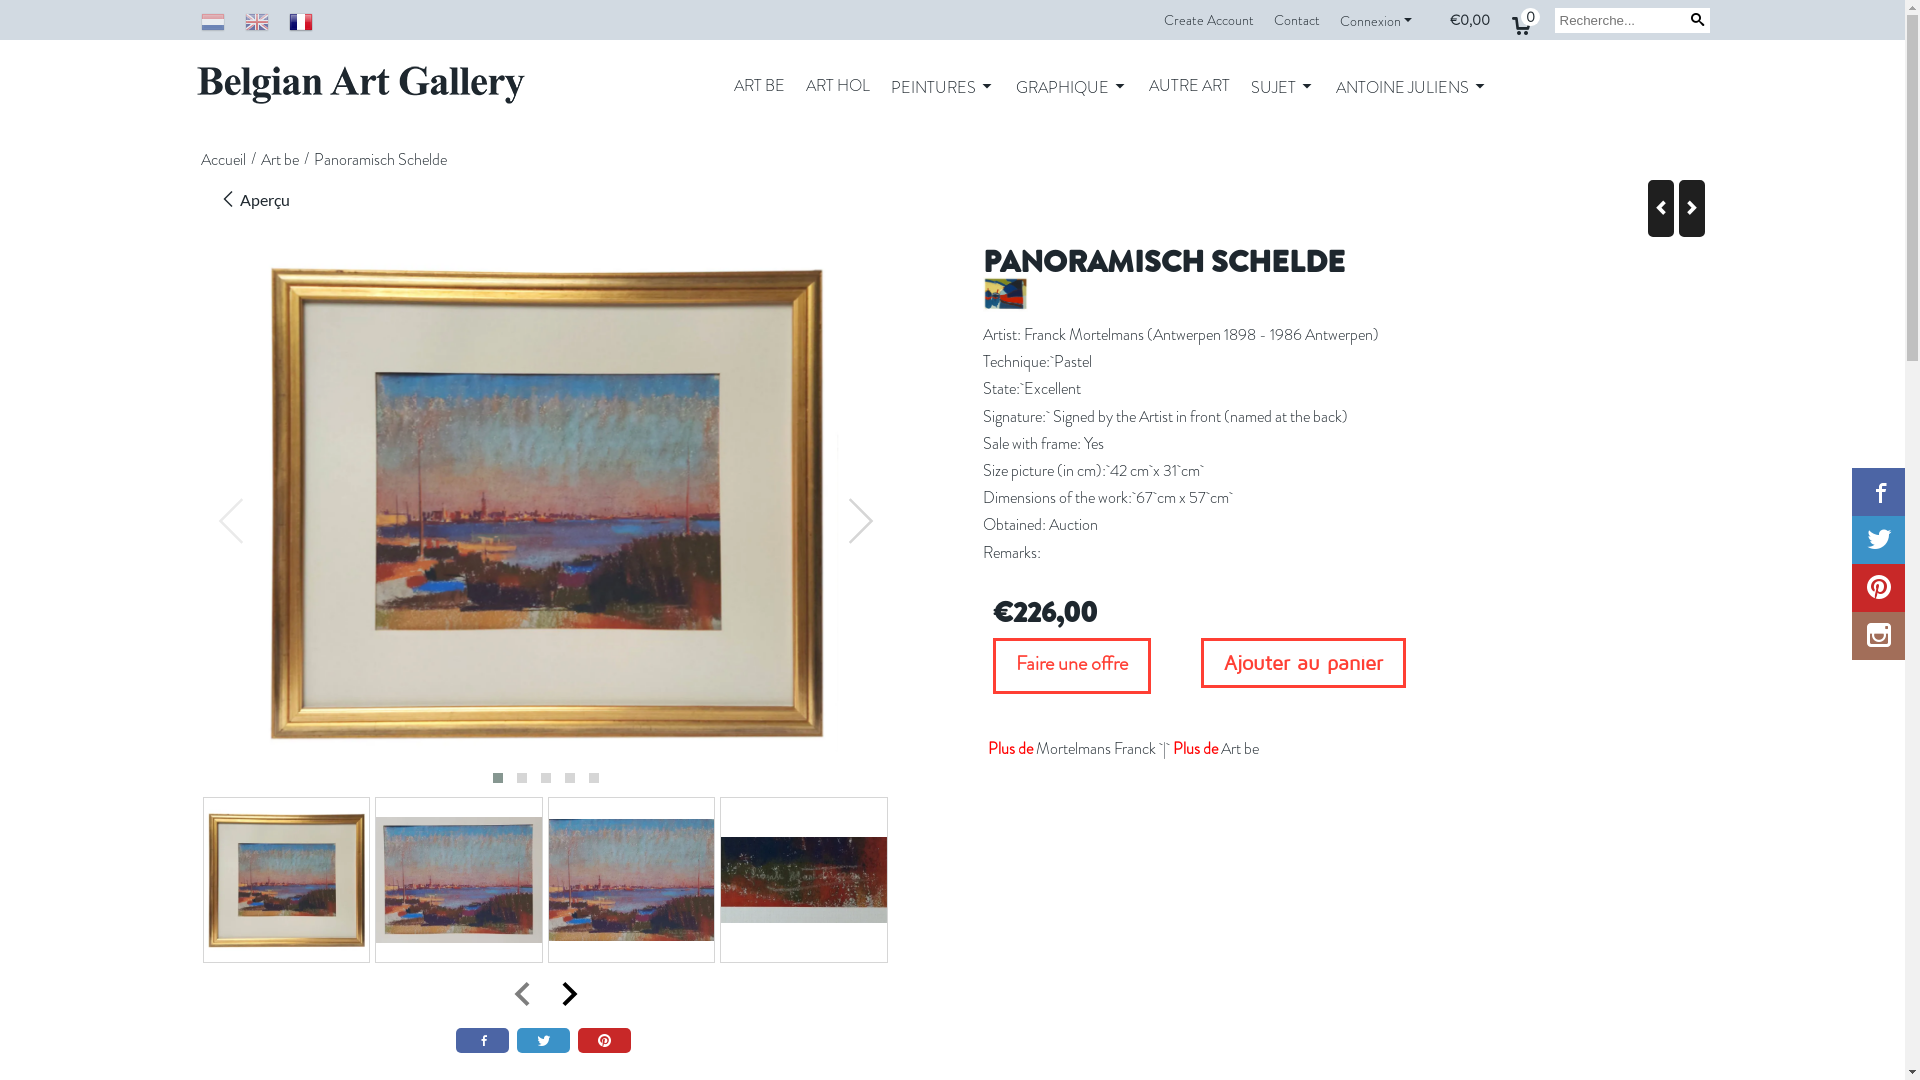  What do you see at coordinates (1189, 84) in the screenshot?
I see `'AUTRE ART'` at bounding box center [1189, 84].